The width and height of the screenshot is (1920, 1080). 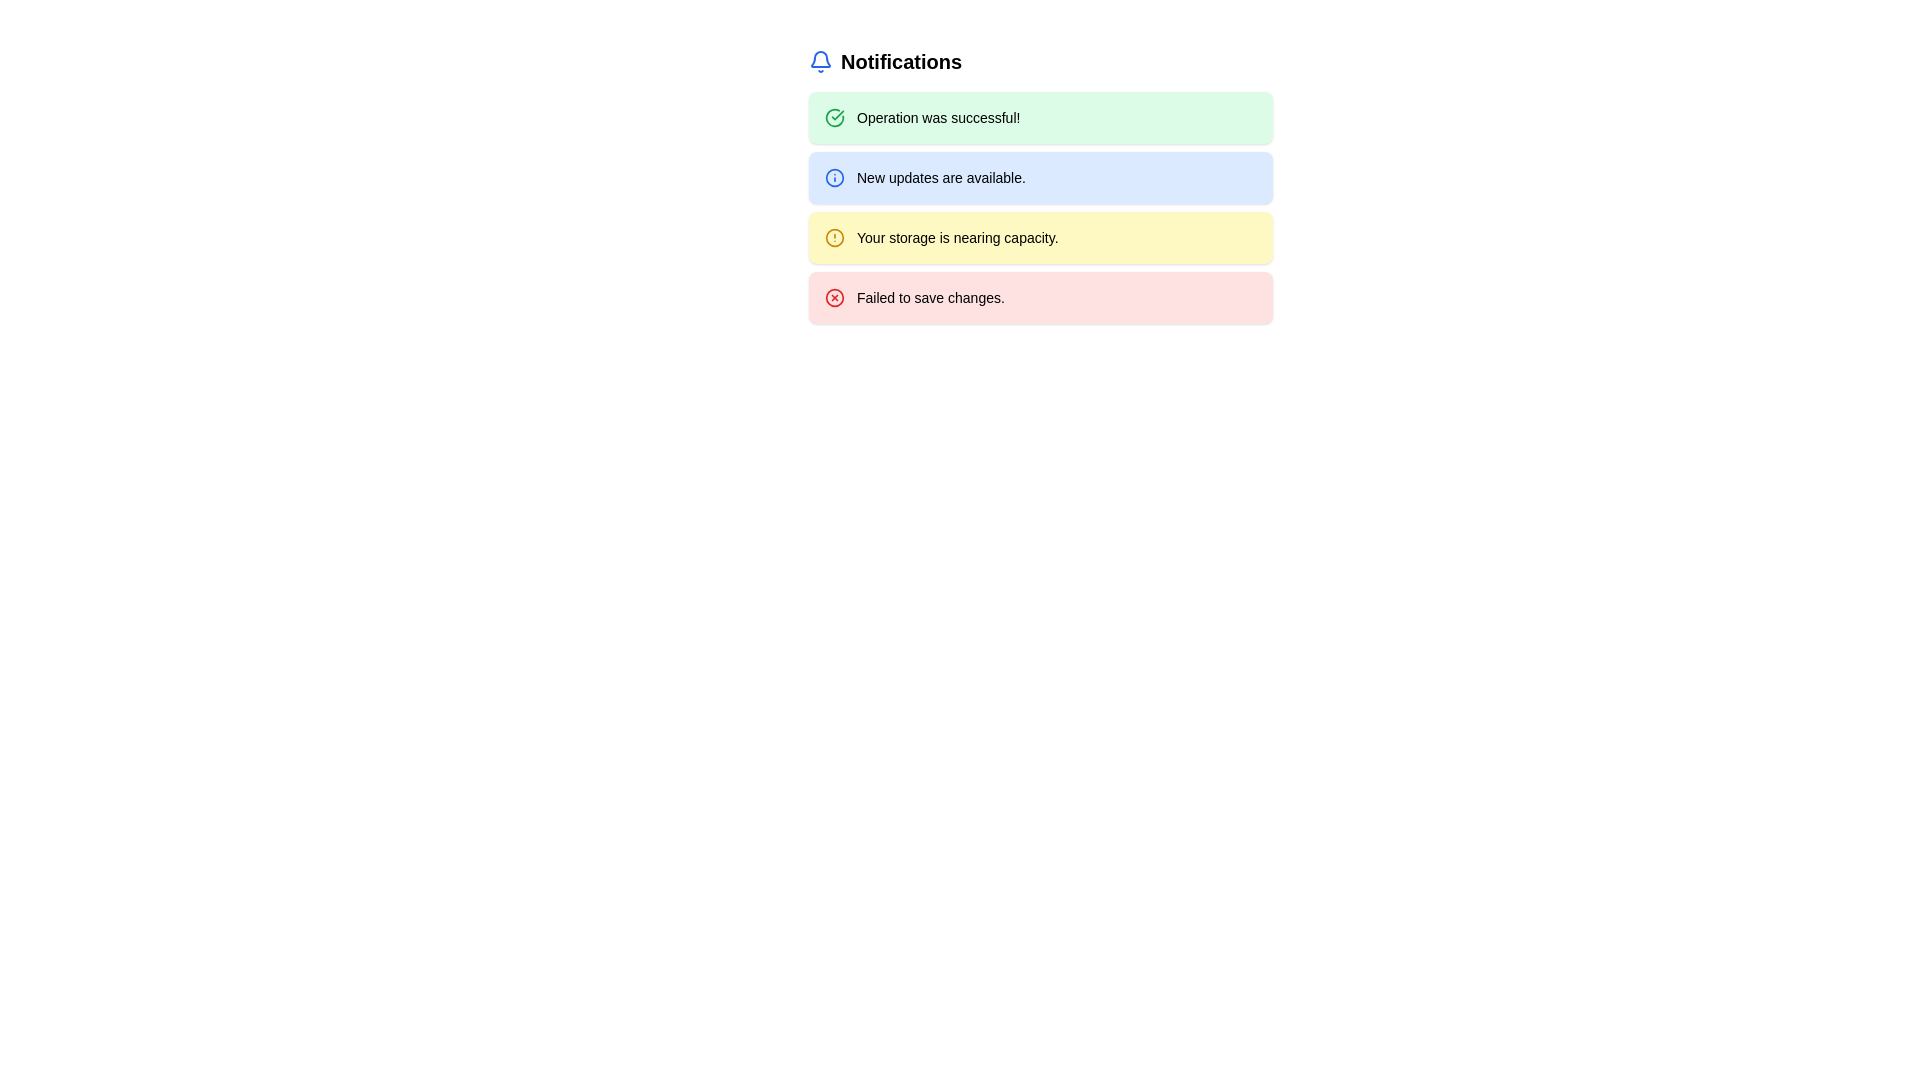 What do you see at coordinates (940, 176) in the screenshot?
I see `the notification message text that informs the user about new updates, located in the second notification card, to the right of the info icon` at bounding box center [940, 176].